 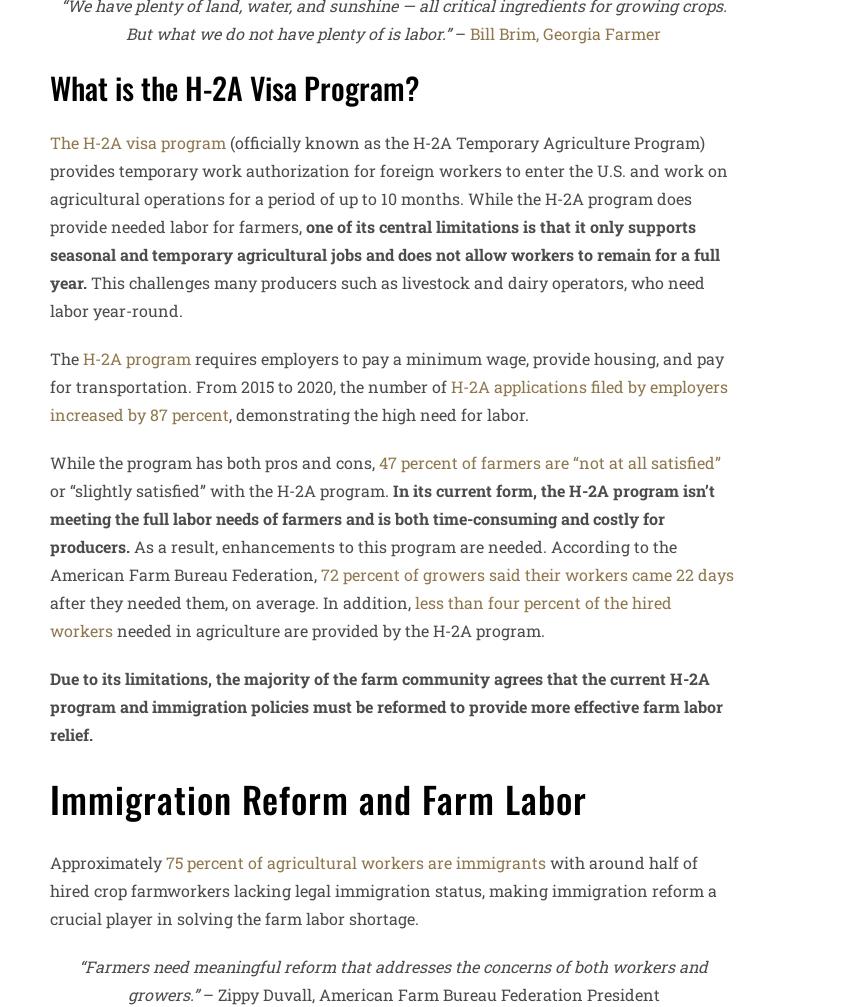 I want to click on 'less than four percent of the hired workers', so click(x=360, y=614).